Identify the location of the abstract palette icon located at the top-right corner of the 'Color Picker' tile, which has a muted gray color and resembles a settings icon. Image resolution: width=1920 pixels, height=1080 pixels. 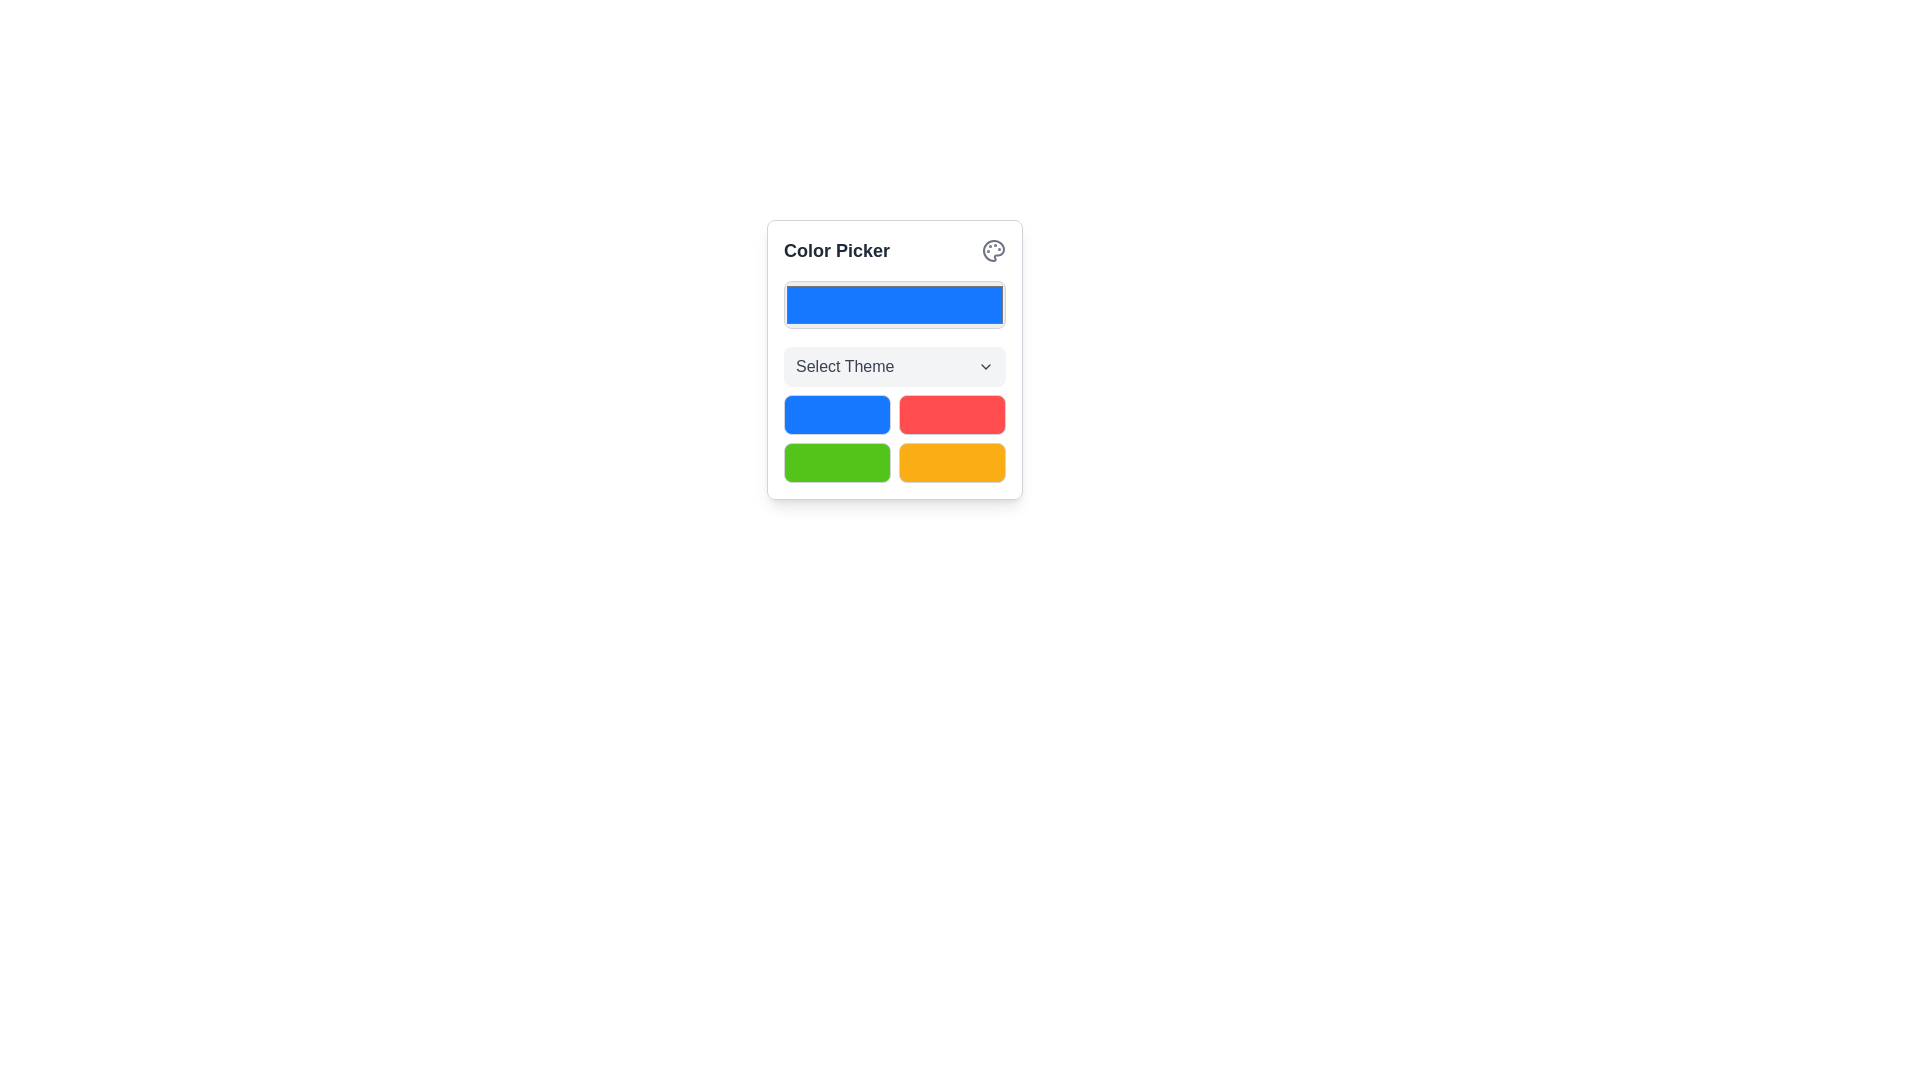
(993, 249).